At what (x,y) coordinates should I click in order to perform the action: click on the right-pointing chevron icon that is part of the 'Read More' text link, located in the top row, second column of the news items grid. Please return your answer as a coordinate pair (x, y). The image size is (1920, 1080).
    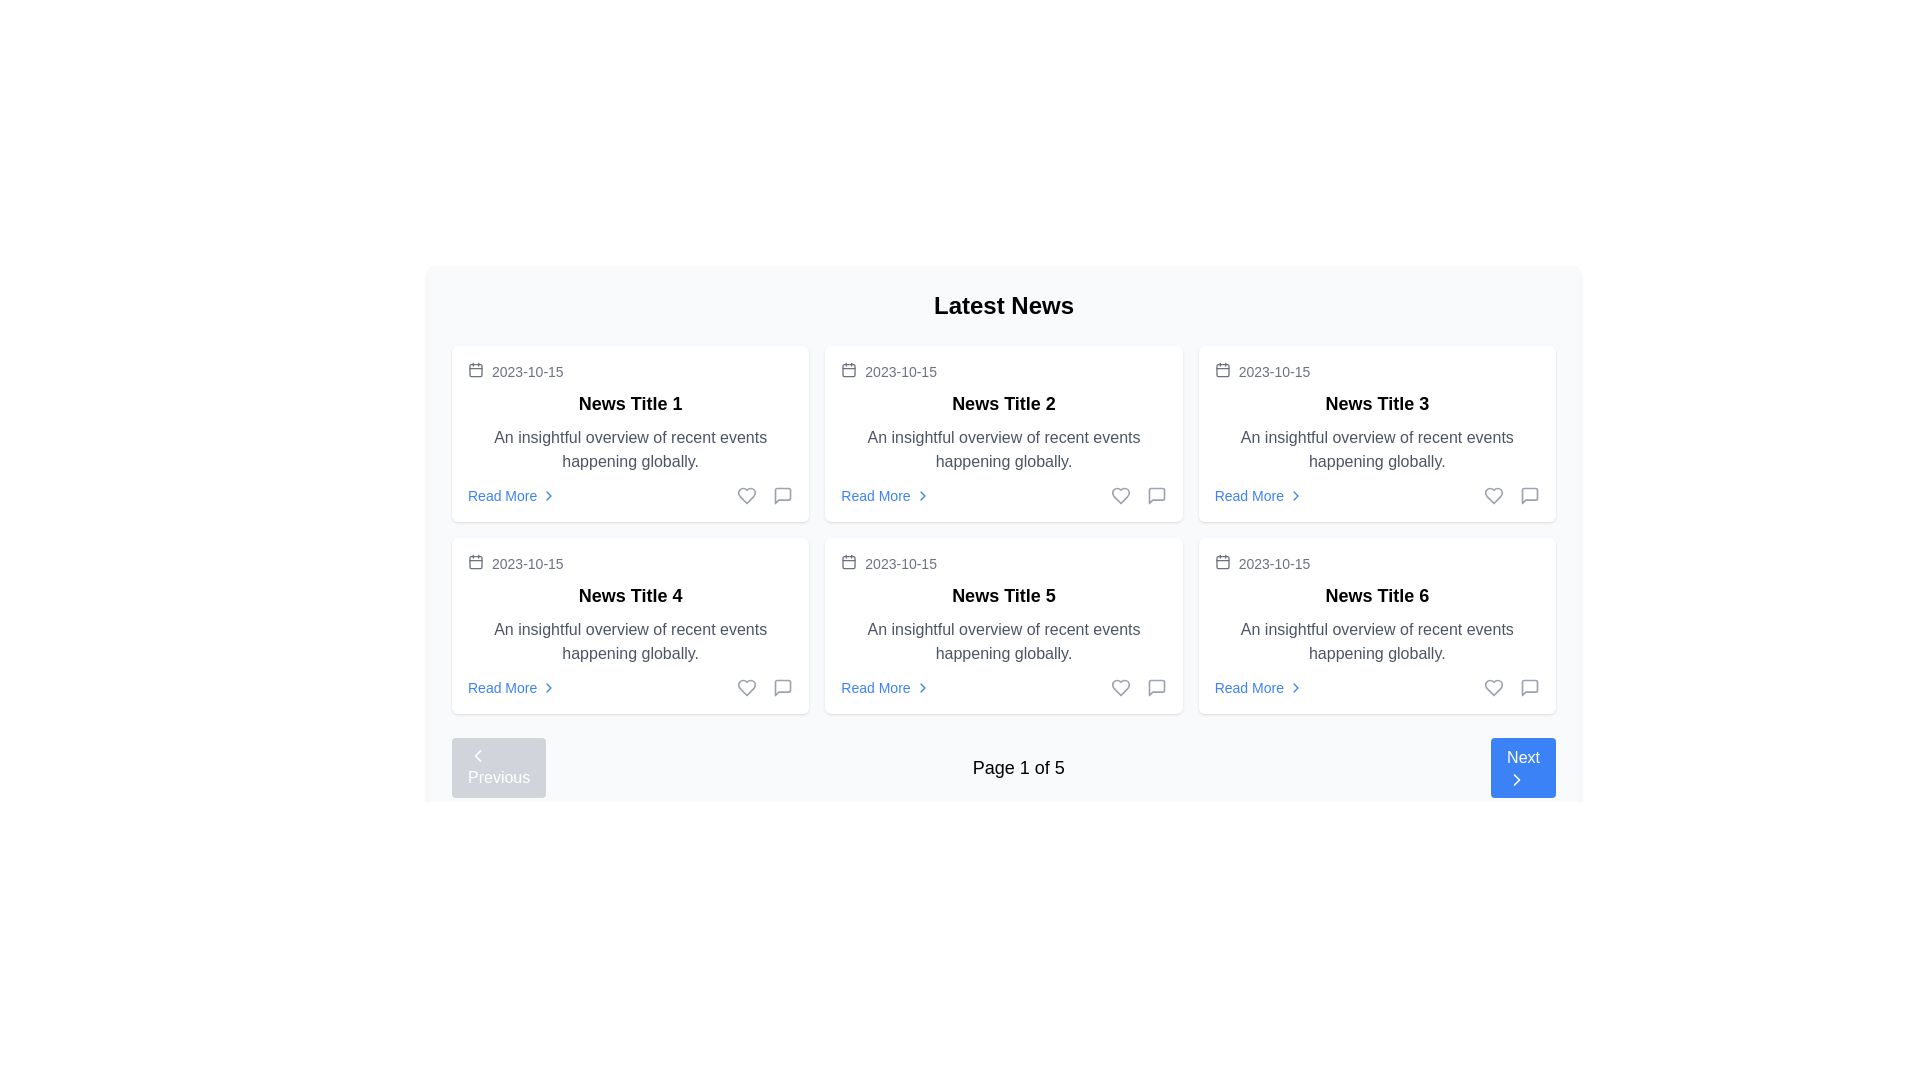
    Looking at the image, I should click on (921, 495).